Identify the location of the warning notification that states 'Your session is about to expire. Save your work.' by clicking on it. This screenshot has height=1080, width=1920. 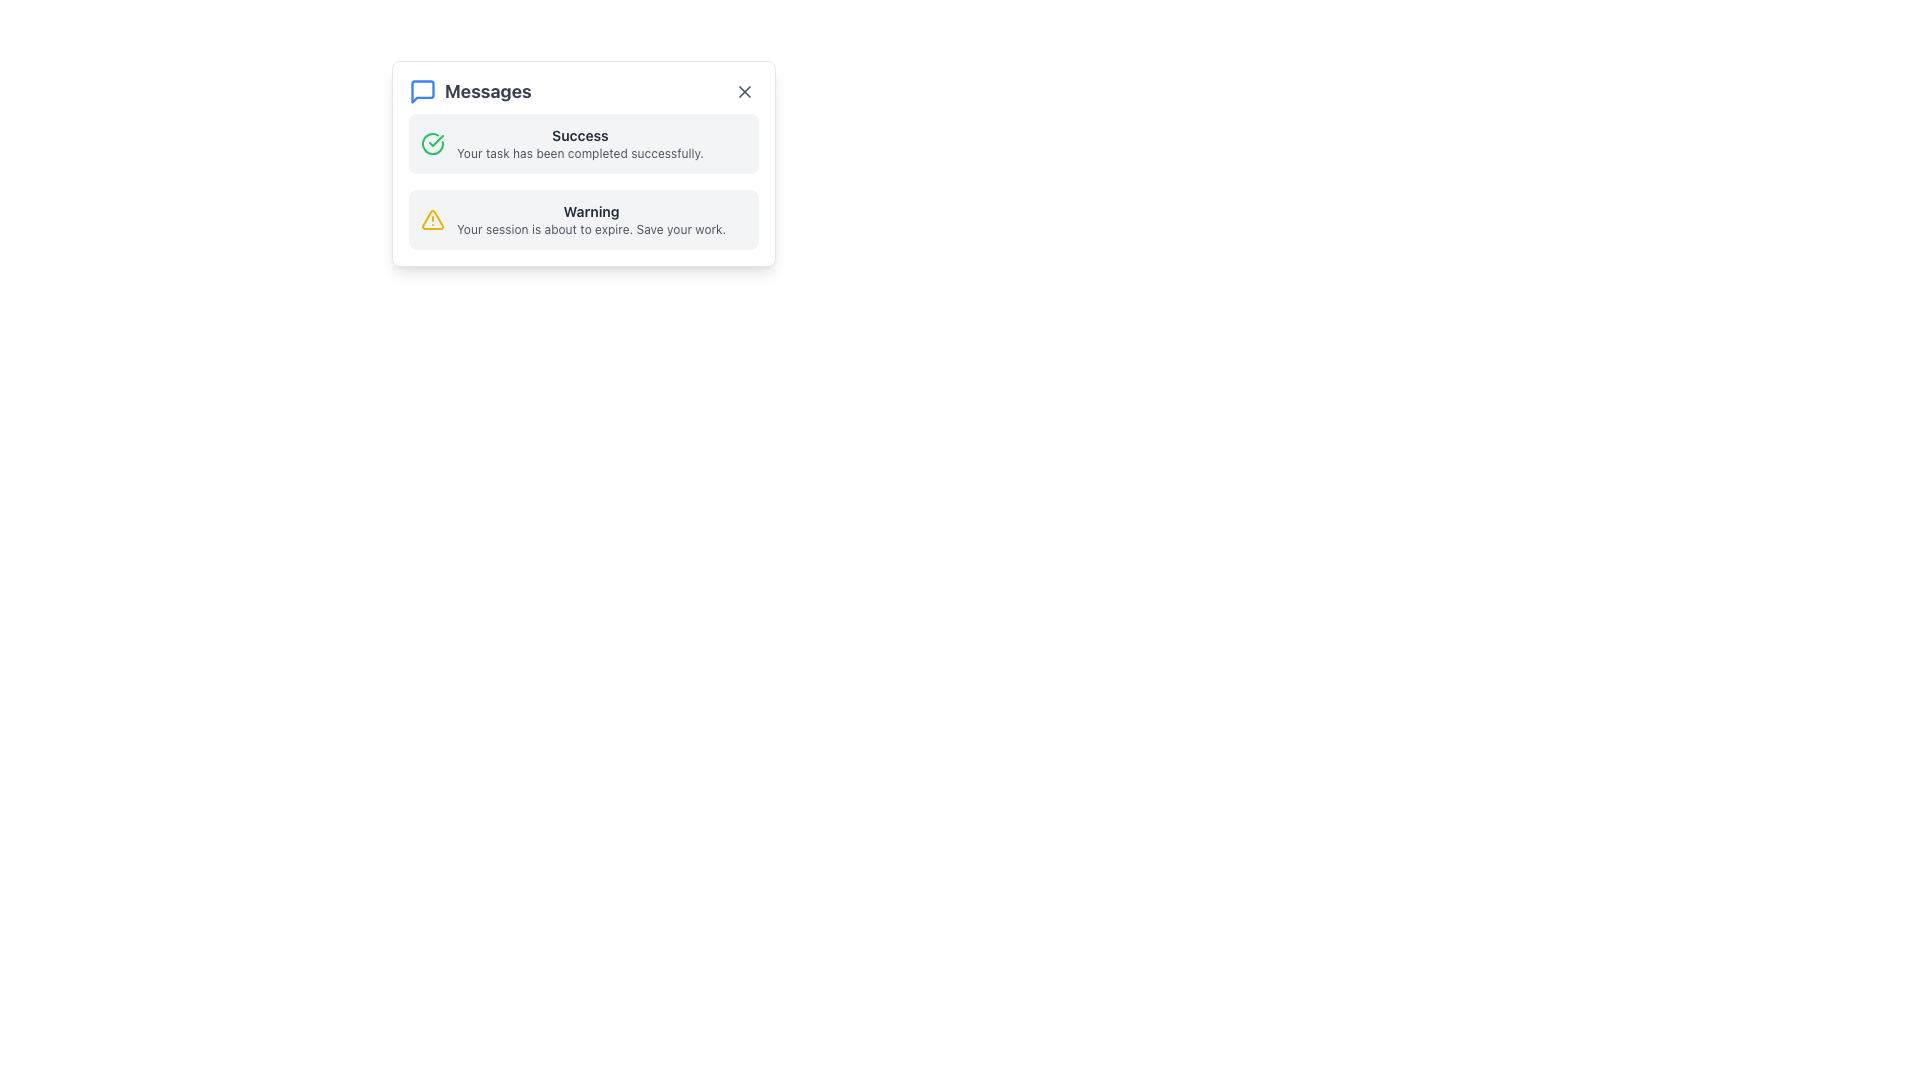
(590, 219).